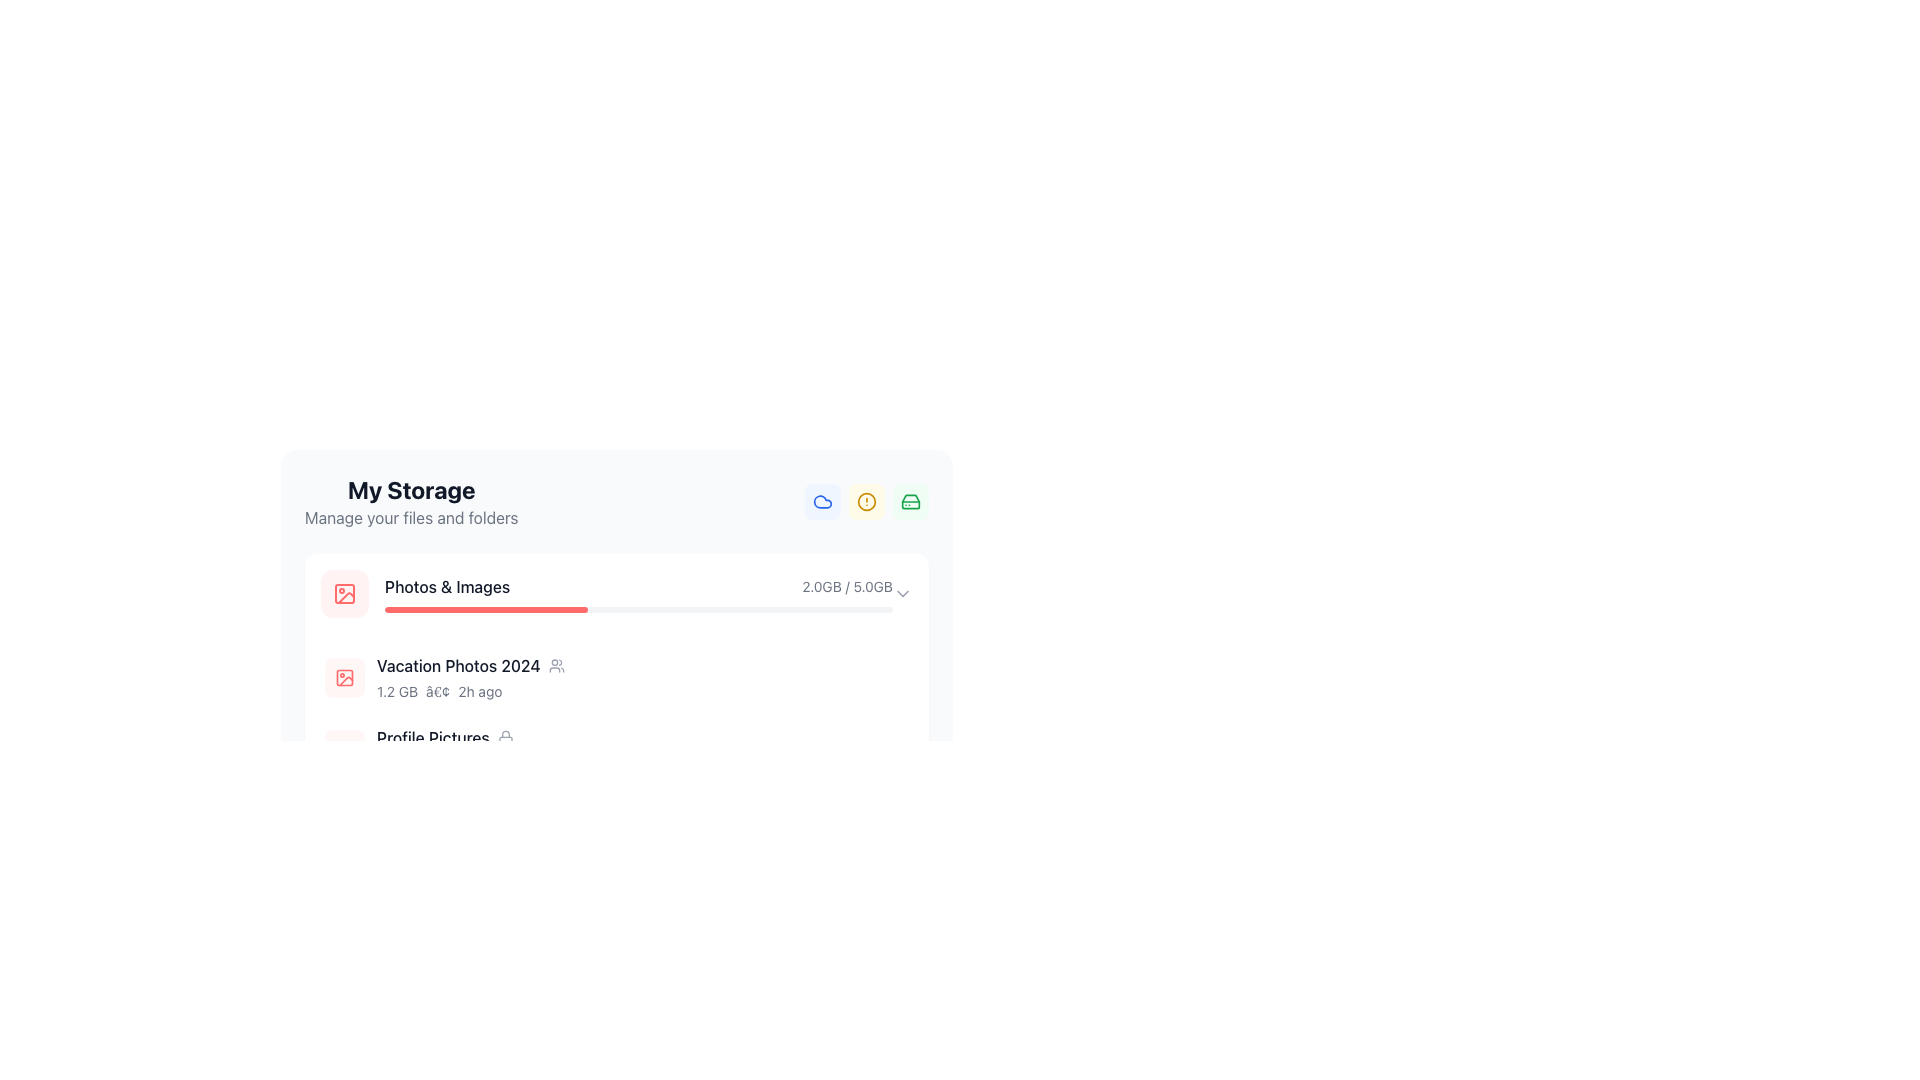 This screenshot has width=1920, height=1080. What do you see at coordinates (605, 593) in the screenshot?
I see `the 'Photos & Images' progress bar in the storage management interface` at bounding box center [605, 593].